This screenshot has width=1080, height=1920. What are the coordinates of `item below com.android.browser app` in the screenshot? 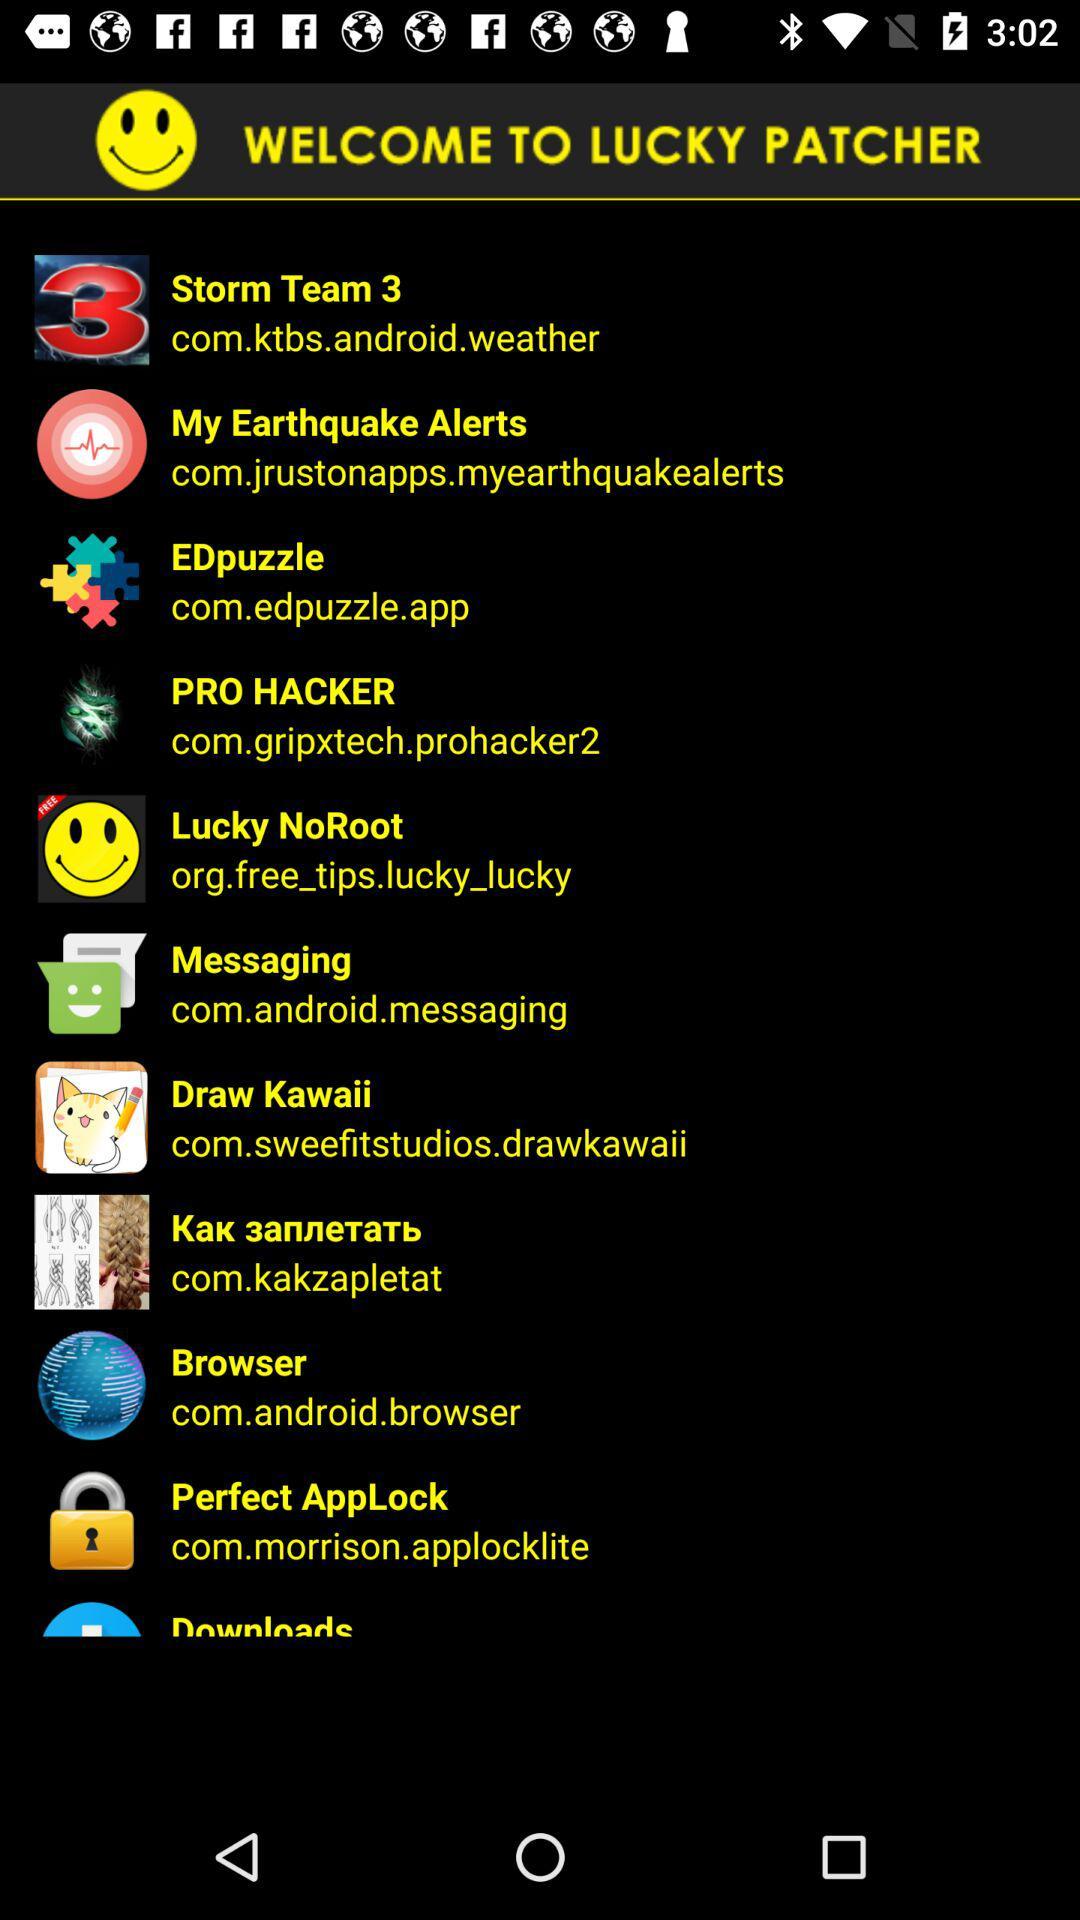 It's located at (611, 1495).